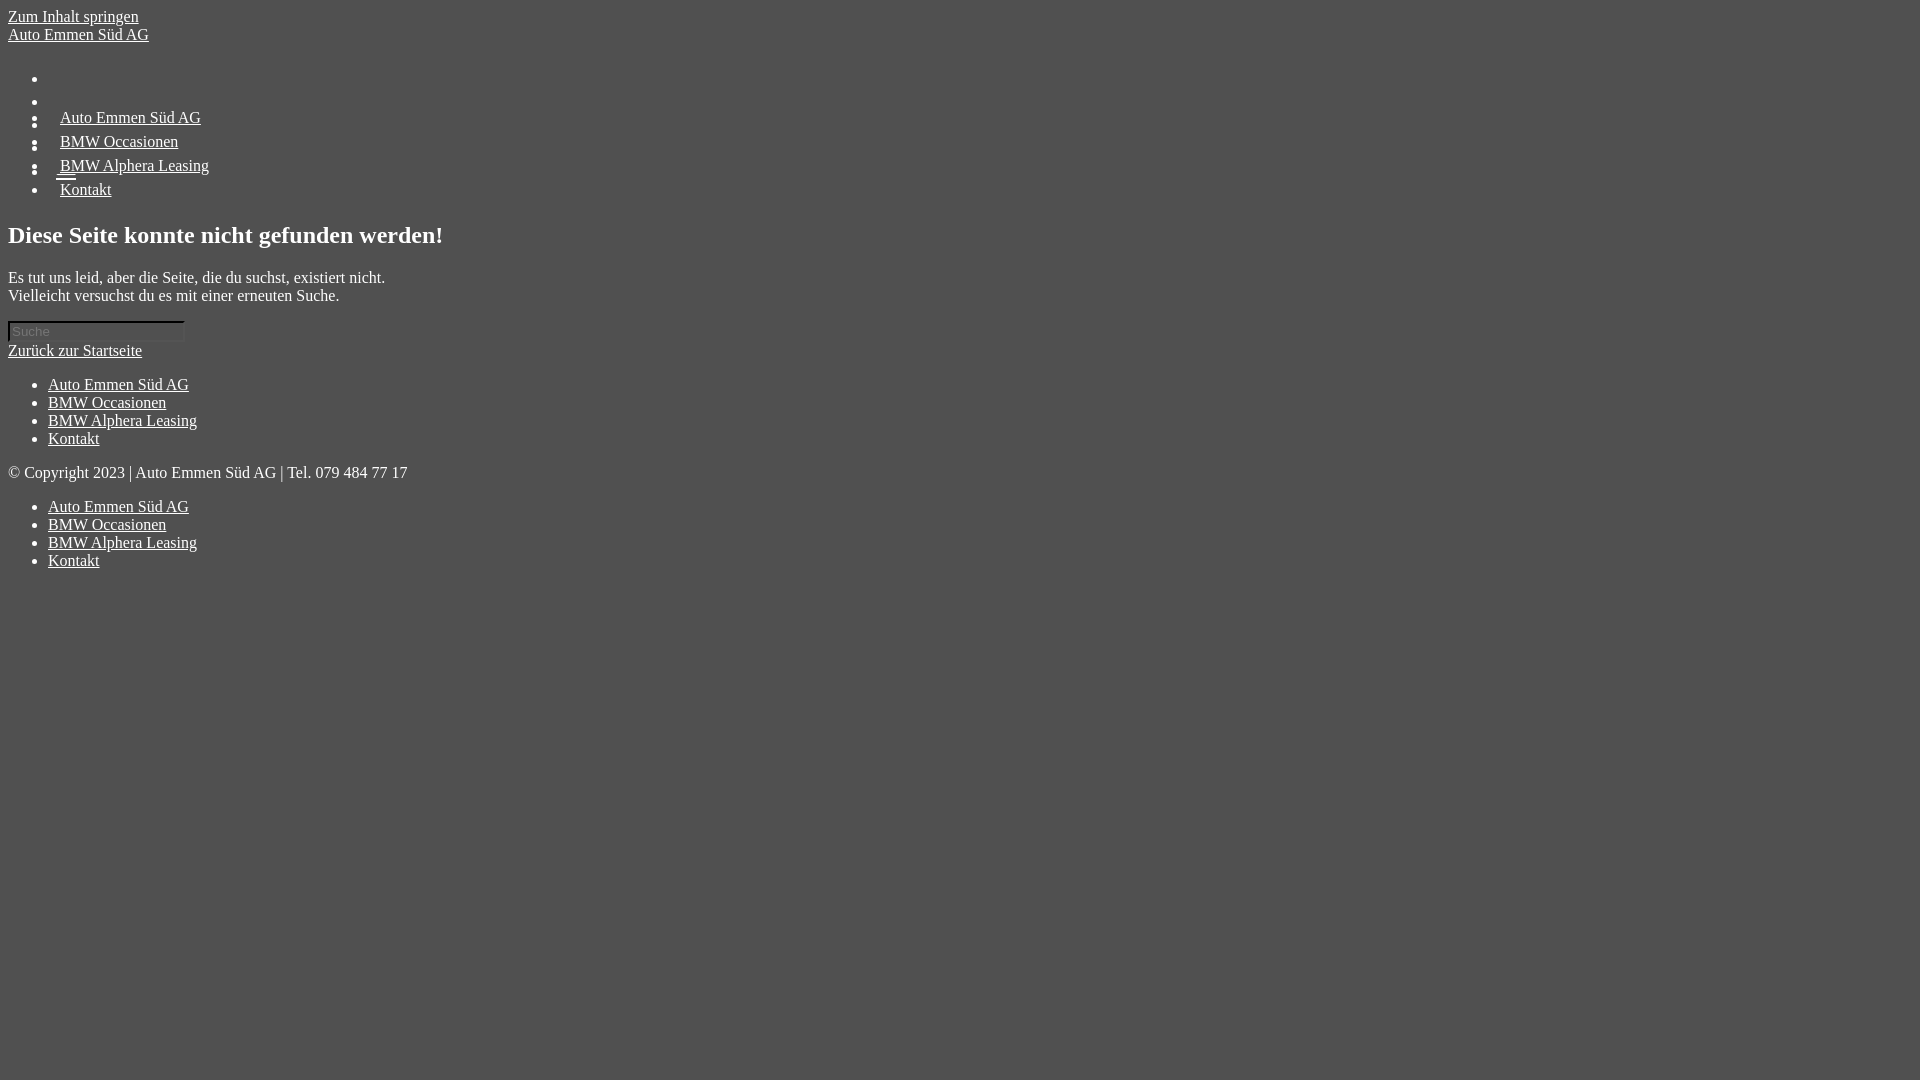  Describe the element at coordinates (8, 16) in the screenshot. I see `'Zum Inhalt springen'` at that location.